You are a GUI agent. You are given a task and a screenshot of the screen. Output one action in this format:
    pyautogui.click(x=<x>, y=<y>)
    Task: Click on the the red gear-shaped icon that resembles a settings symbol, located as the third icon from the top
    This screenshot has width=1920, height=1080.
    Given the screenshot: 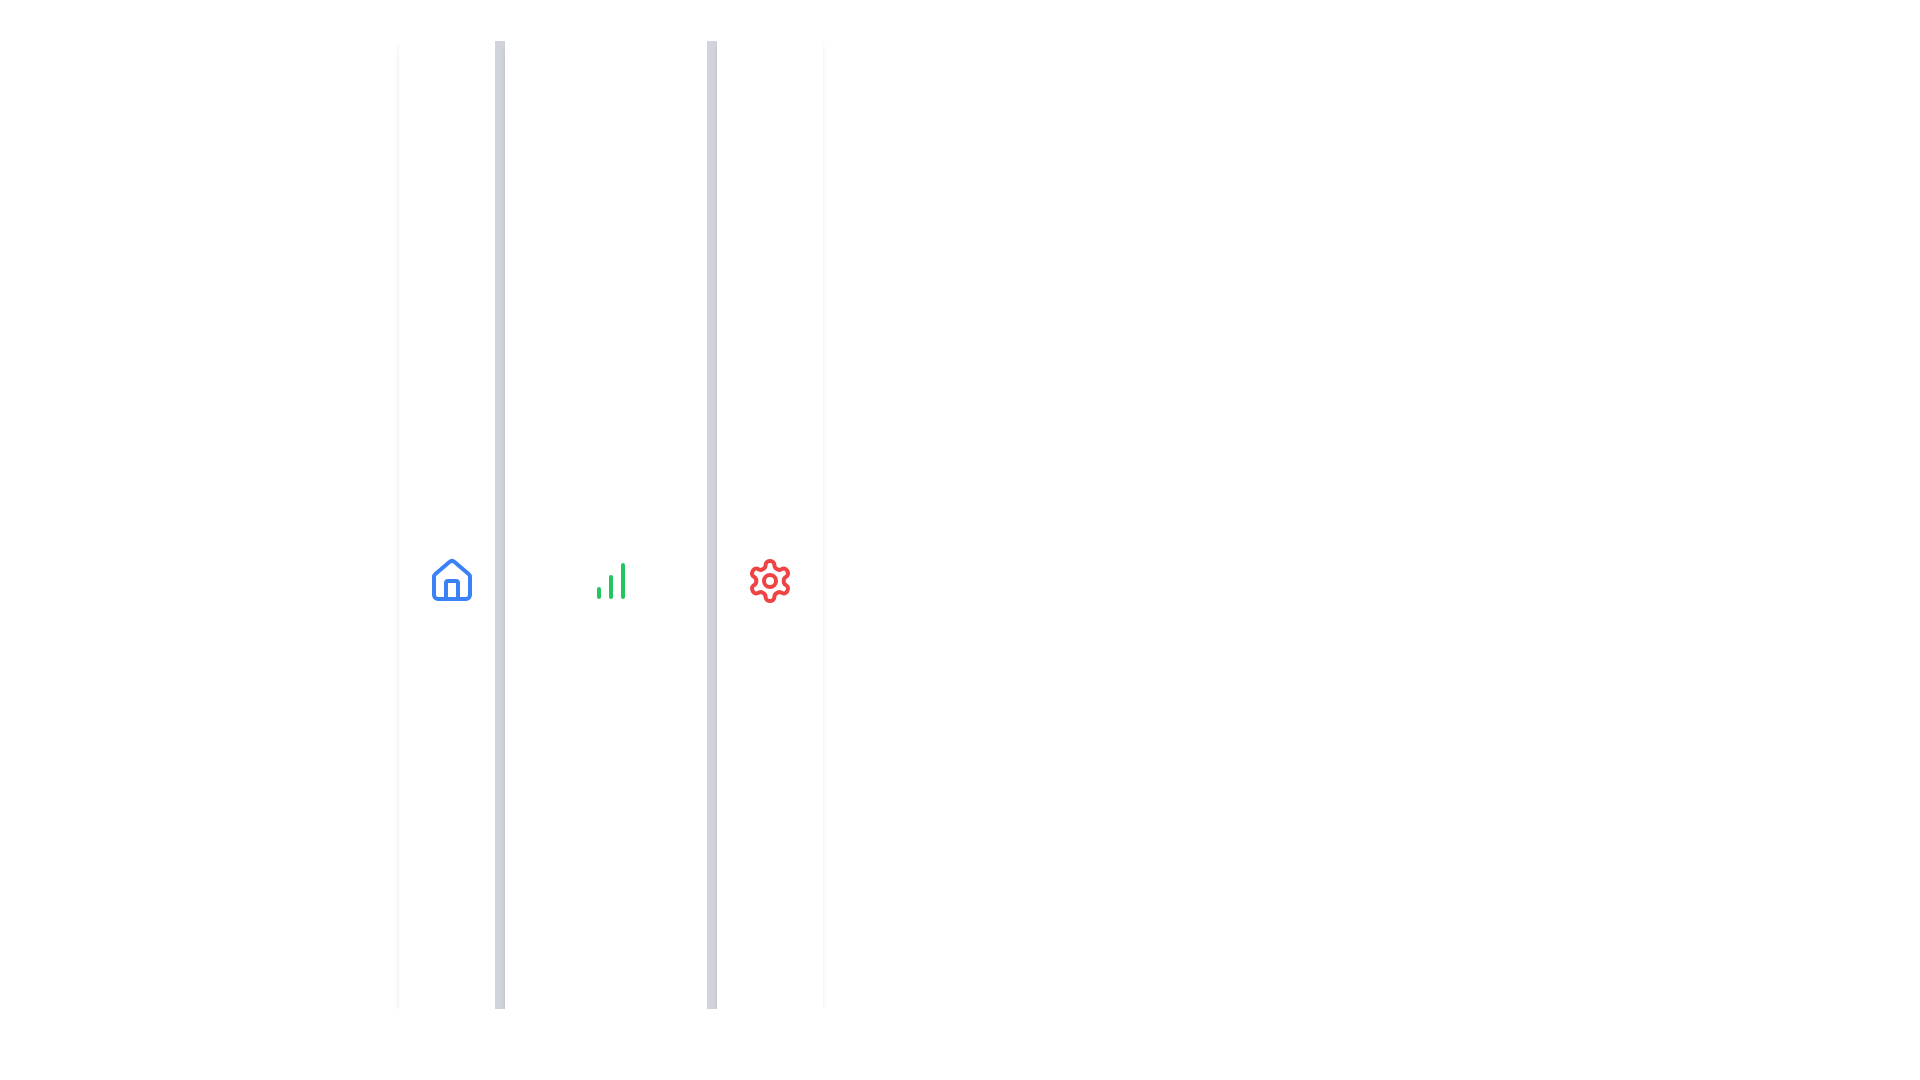 What is the action you would take?
    pyautogui.click(x=768, y=581)
    